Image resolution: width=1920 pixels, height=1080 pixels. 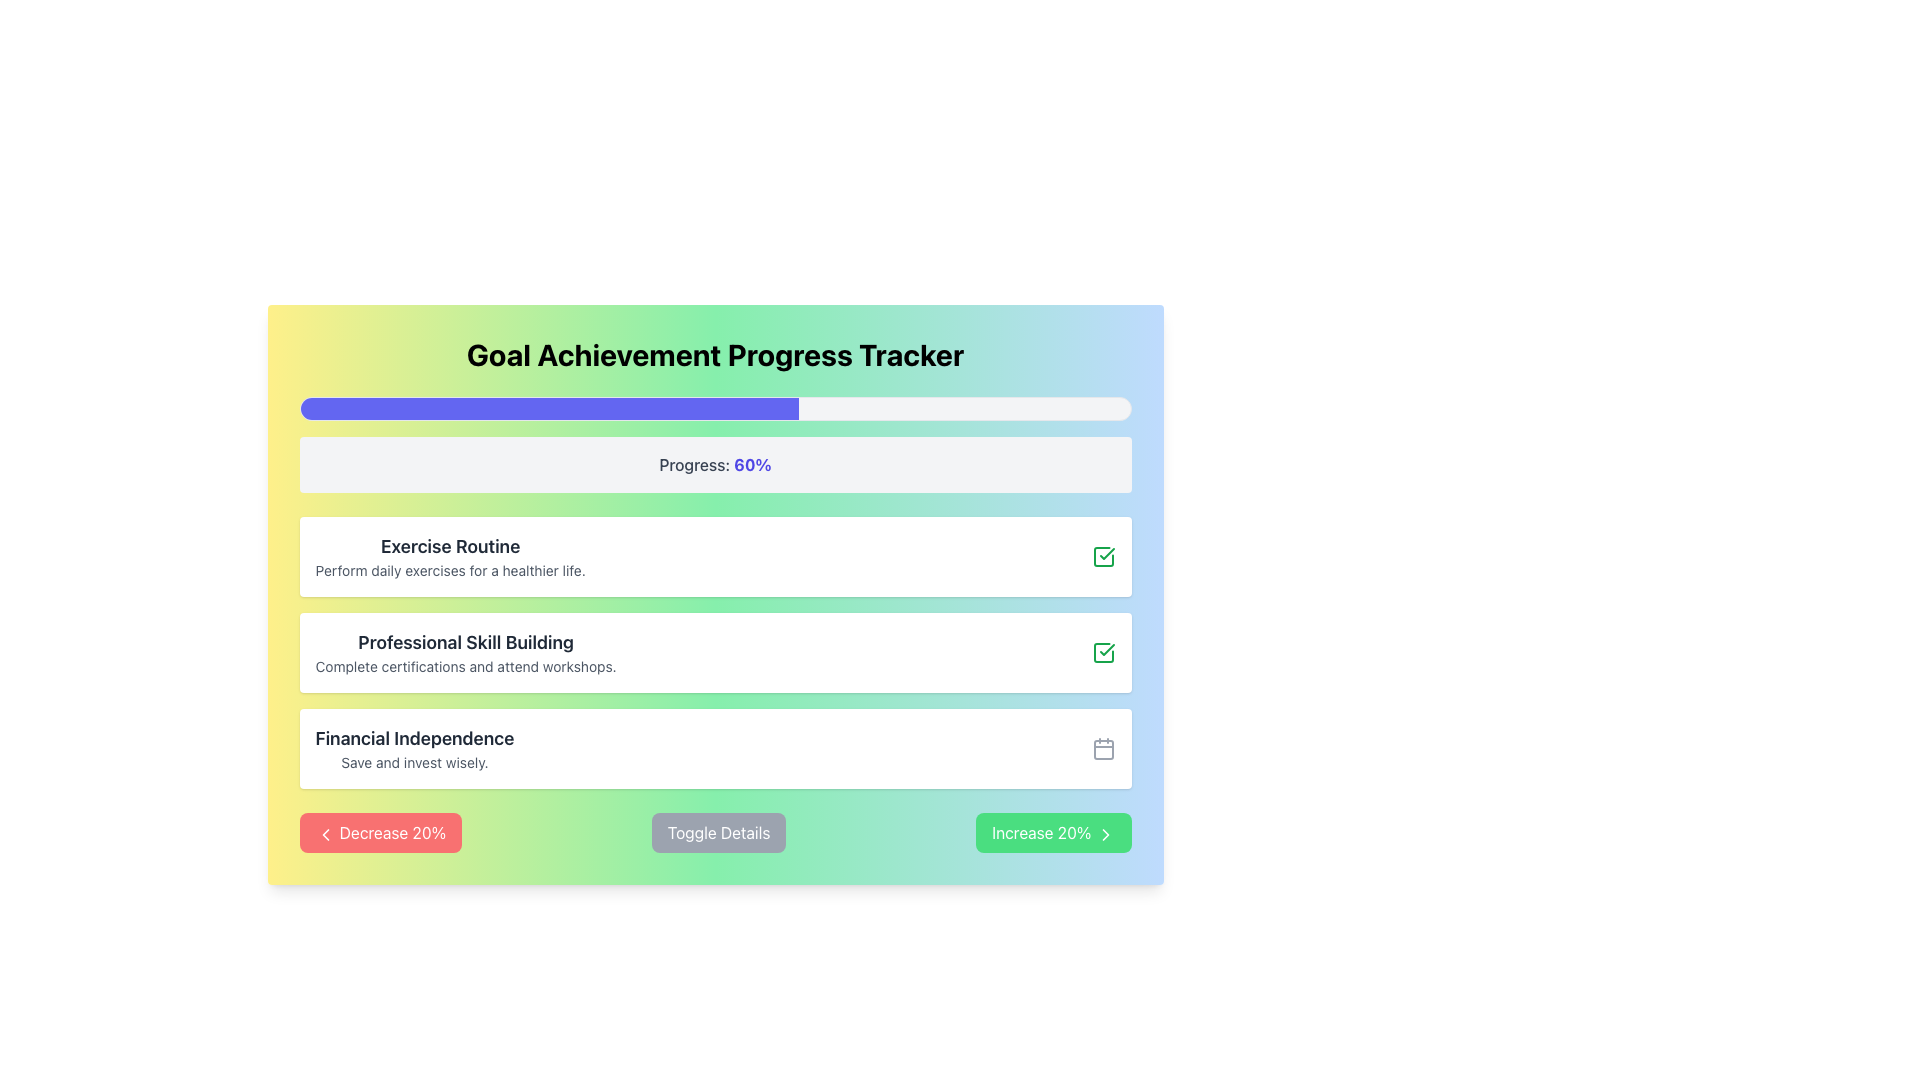 I want to click on information presented in the Text Block titled 'Financial Independence' with the subtitle 'Save and invest wisely.' located within a rounded rectangular card under the 'Goal Achievement Progress Tracker.', so click(x=413, y=748).